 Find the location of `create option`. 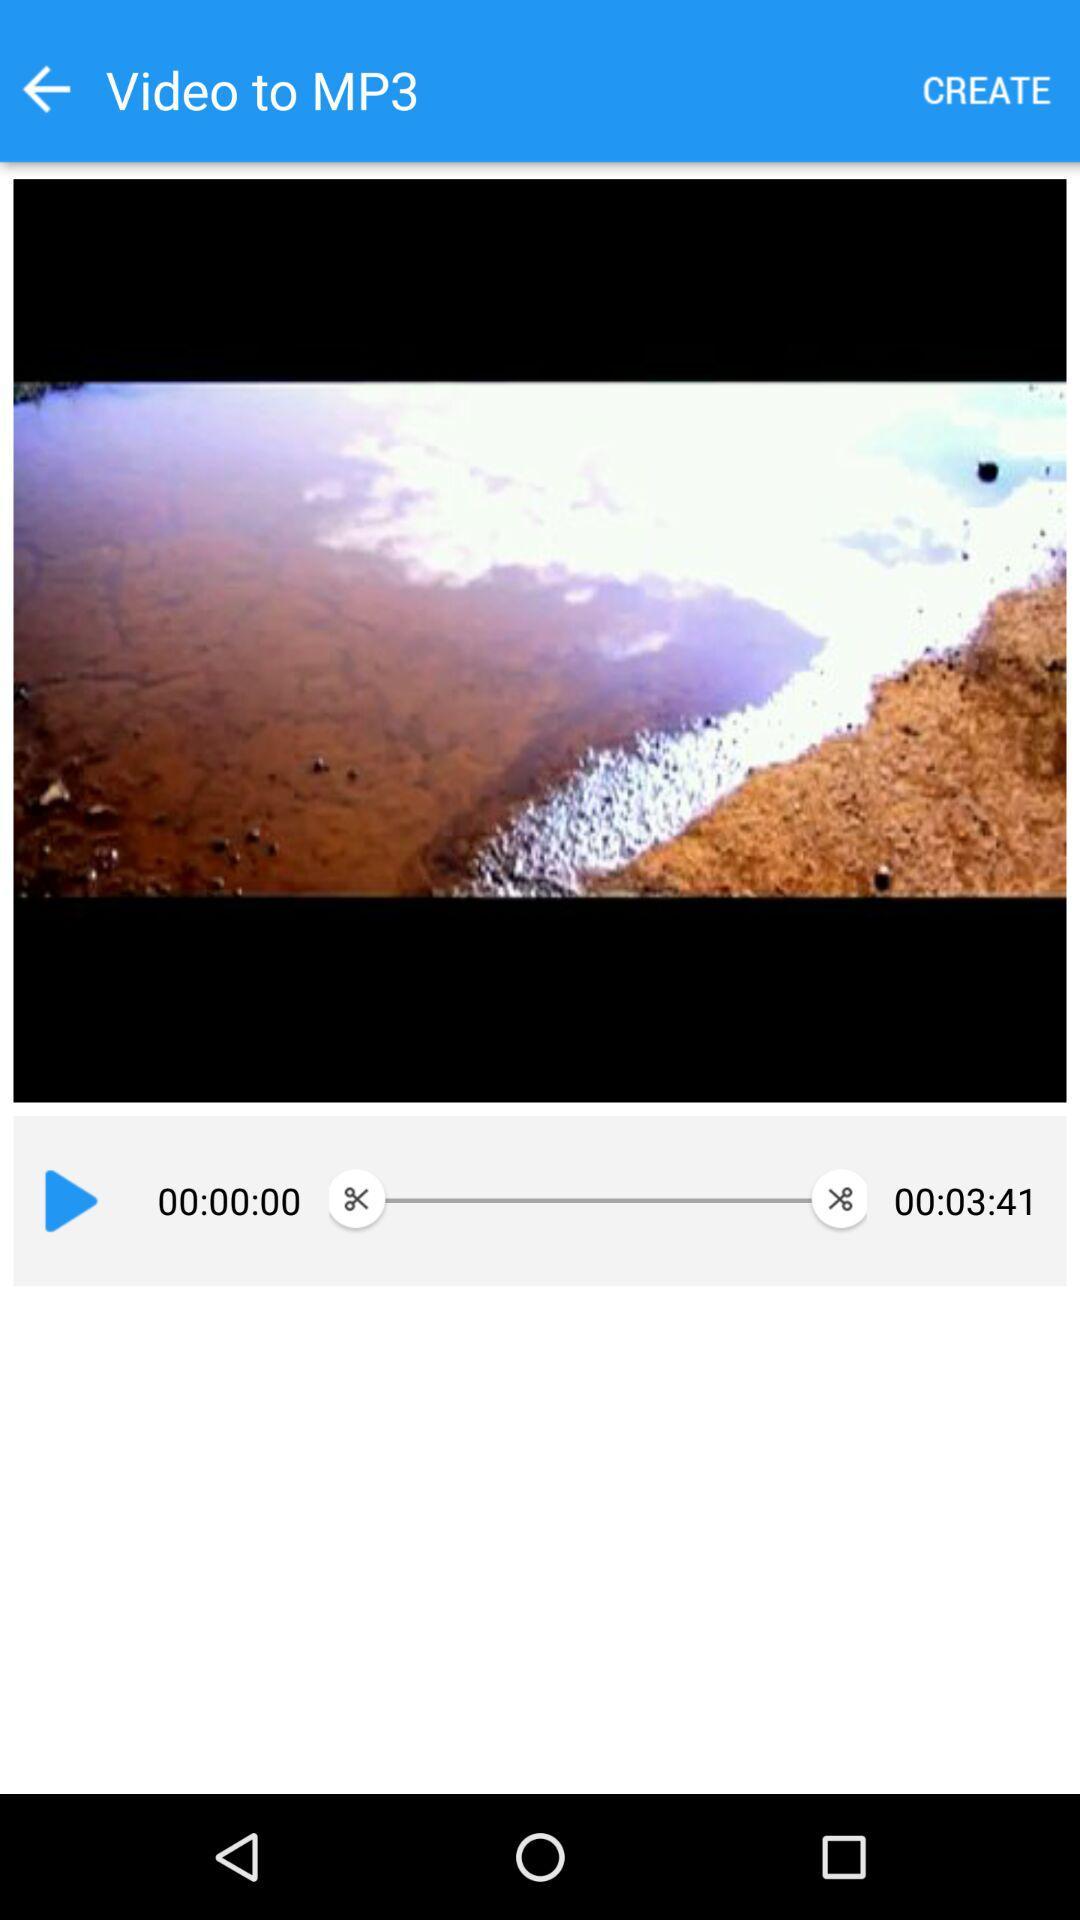

create option is located at coordinates (987, 88).